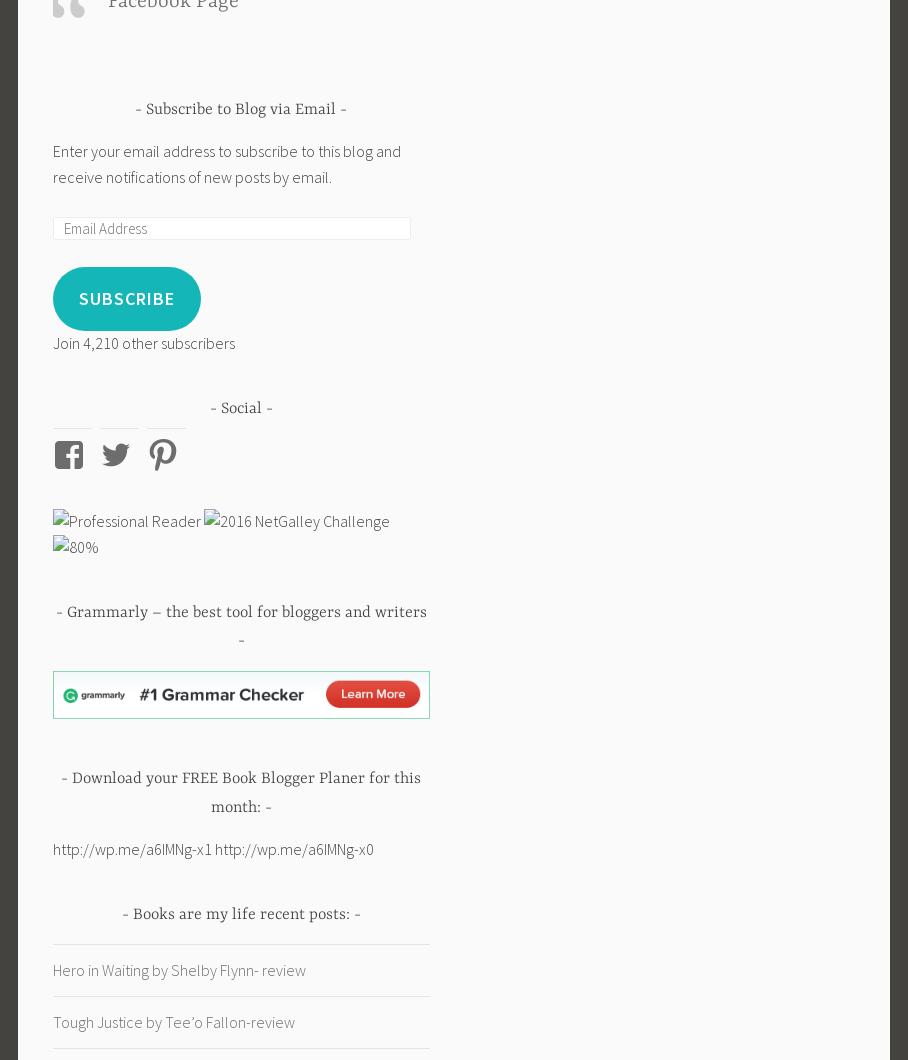 Image resolution: width=908 pixels, height=1060 pixels. I want to click on 'Subscribe to Blog via Email', so click(239, 110).